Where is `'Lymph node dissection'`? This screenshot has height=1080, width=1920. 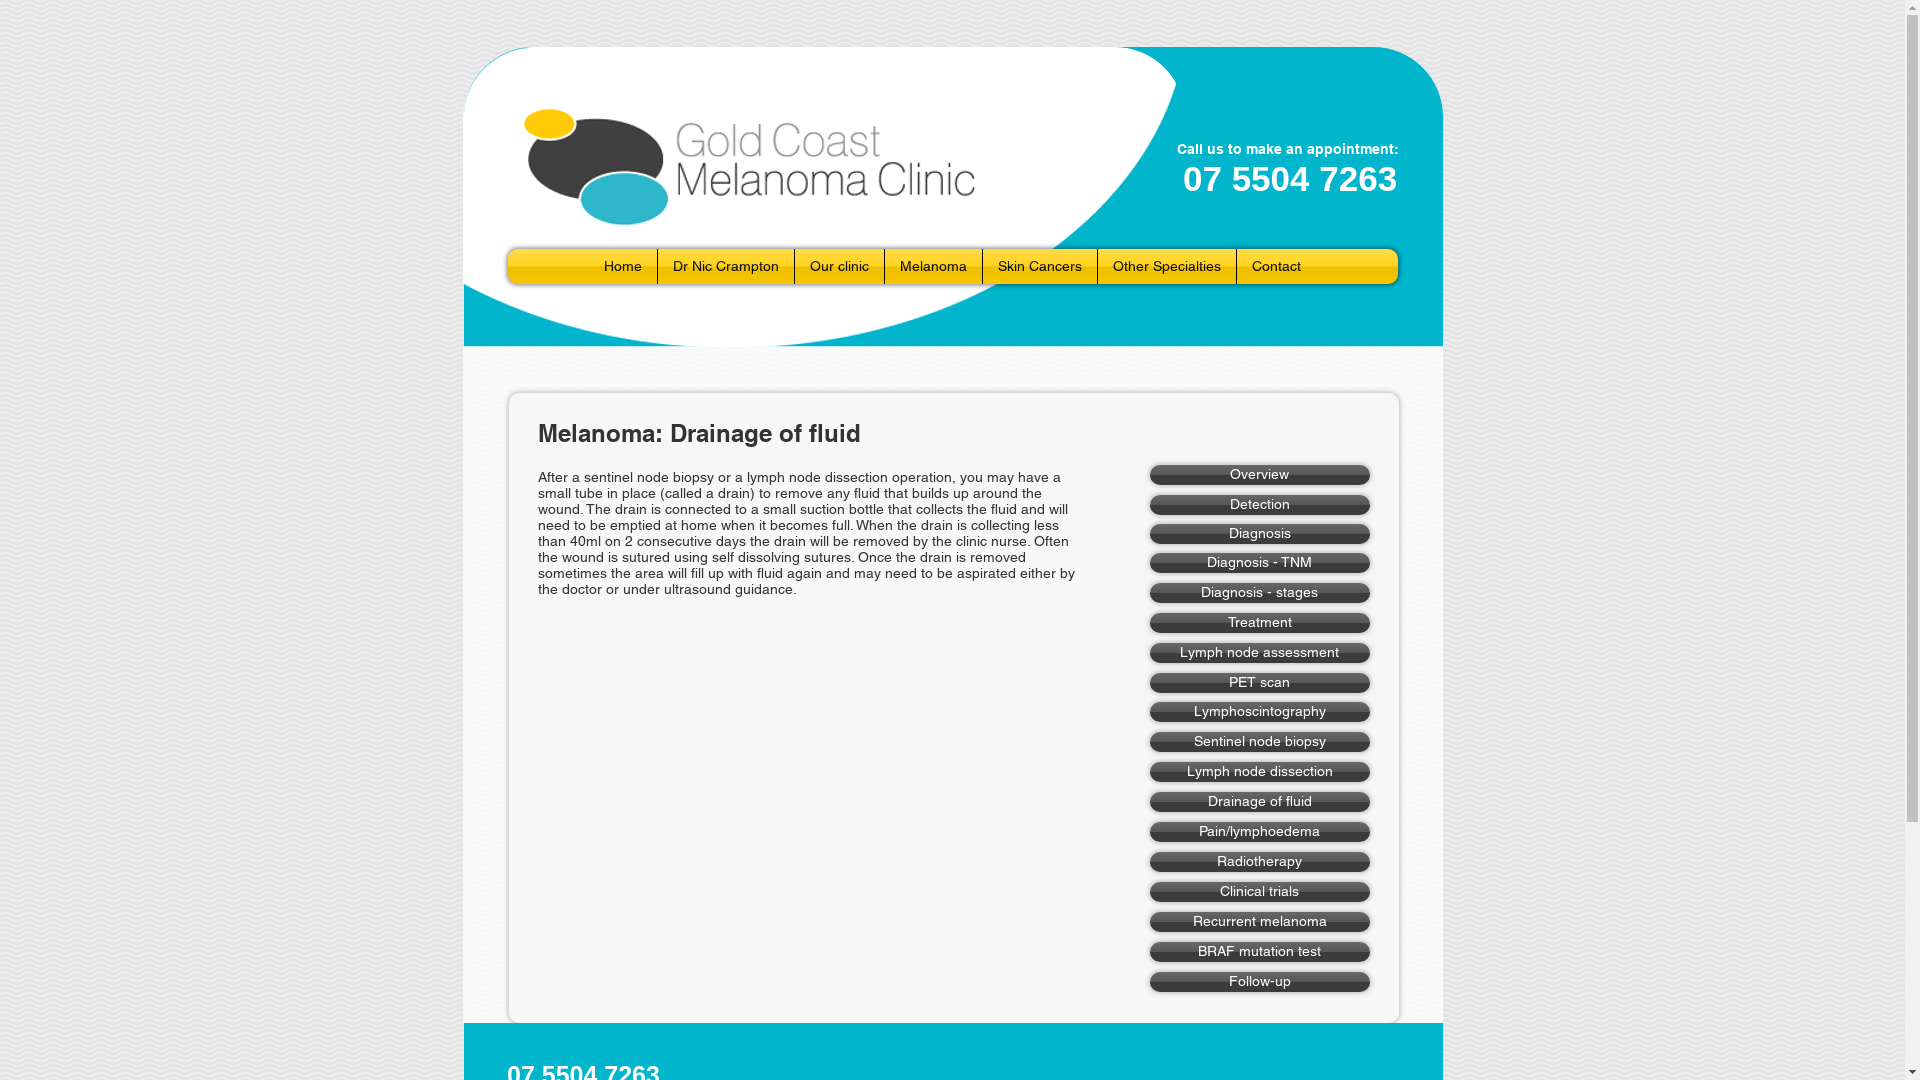 'Lymph node dissection' is located at coordinates (1258, 770).